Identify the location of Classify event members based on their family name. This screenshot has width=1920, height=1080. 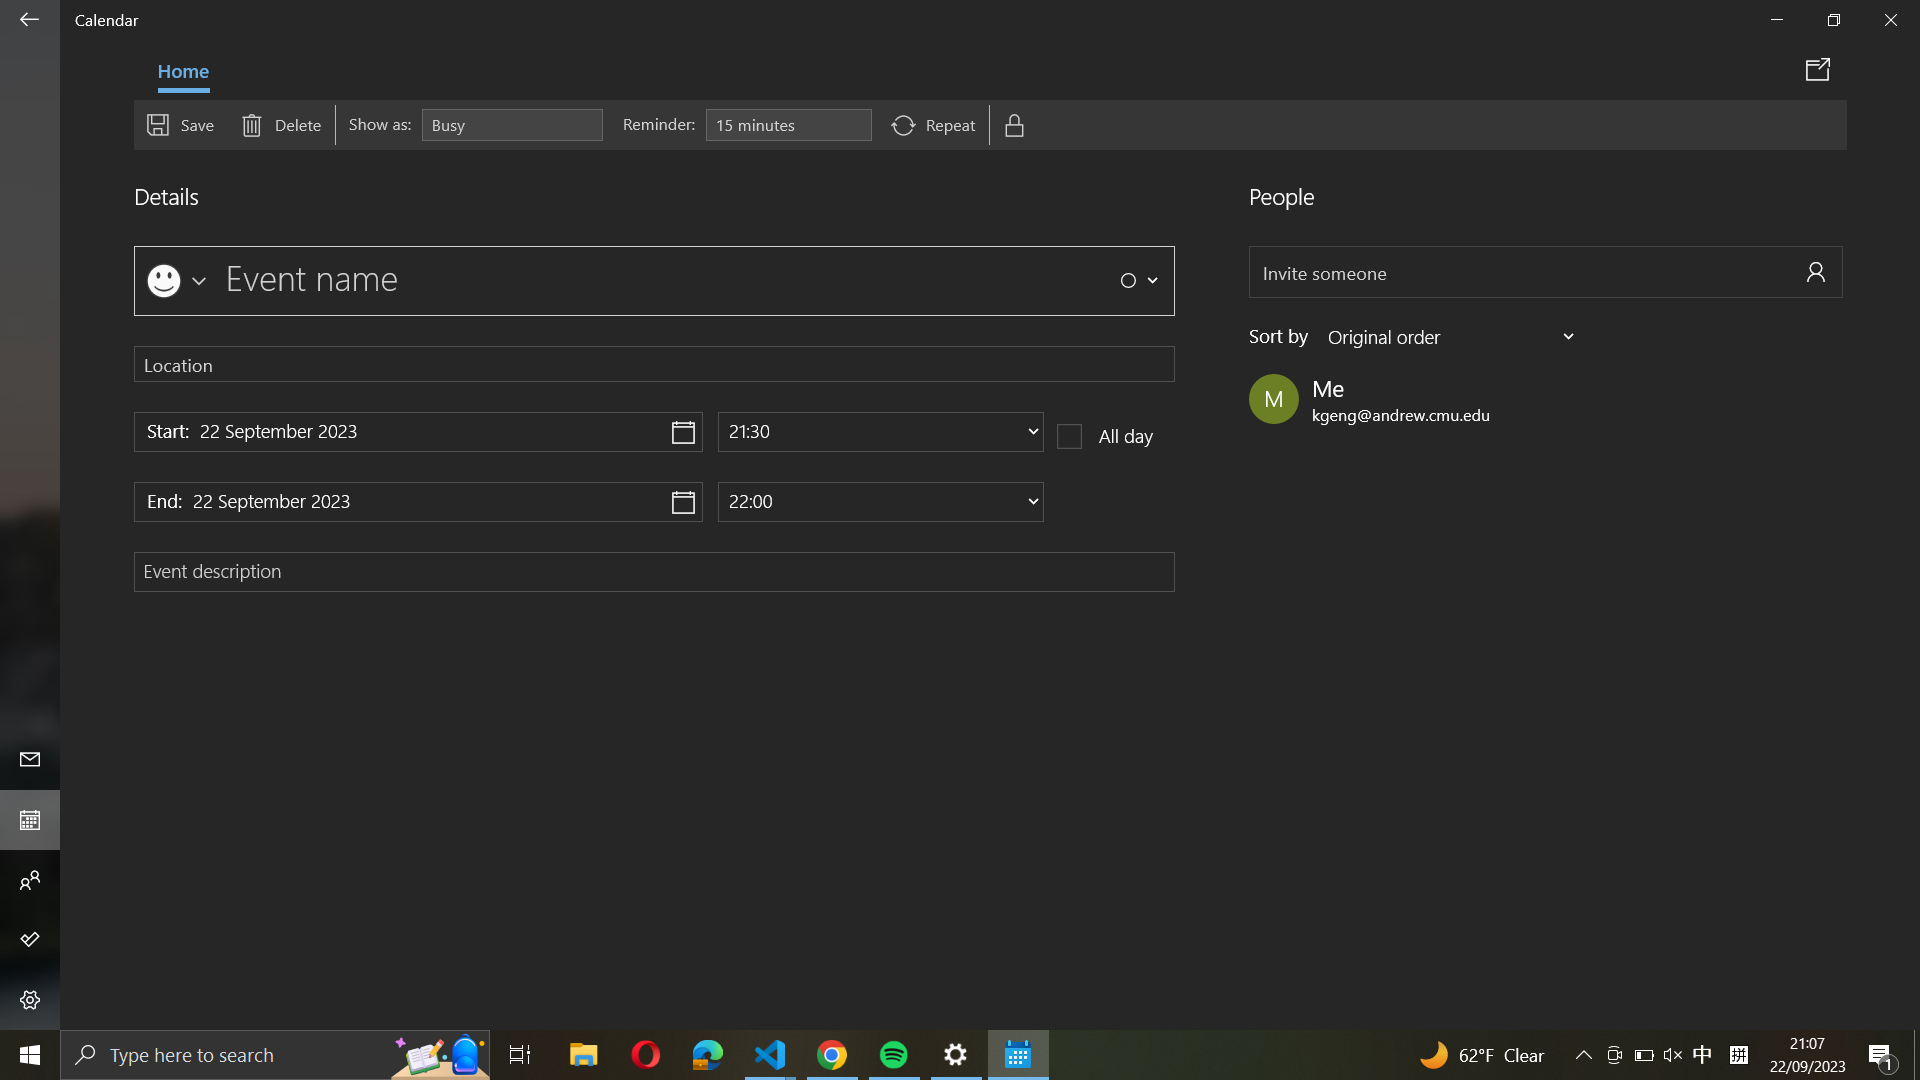
(1453, 335).